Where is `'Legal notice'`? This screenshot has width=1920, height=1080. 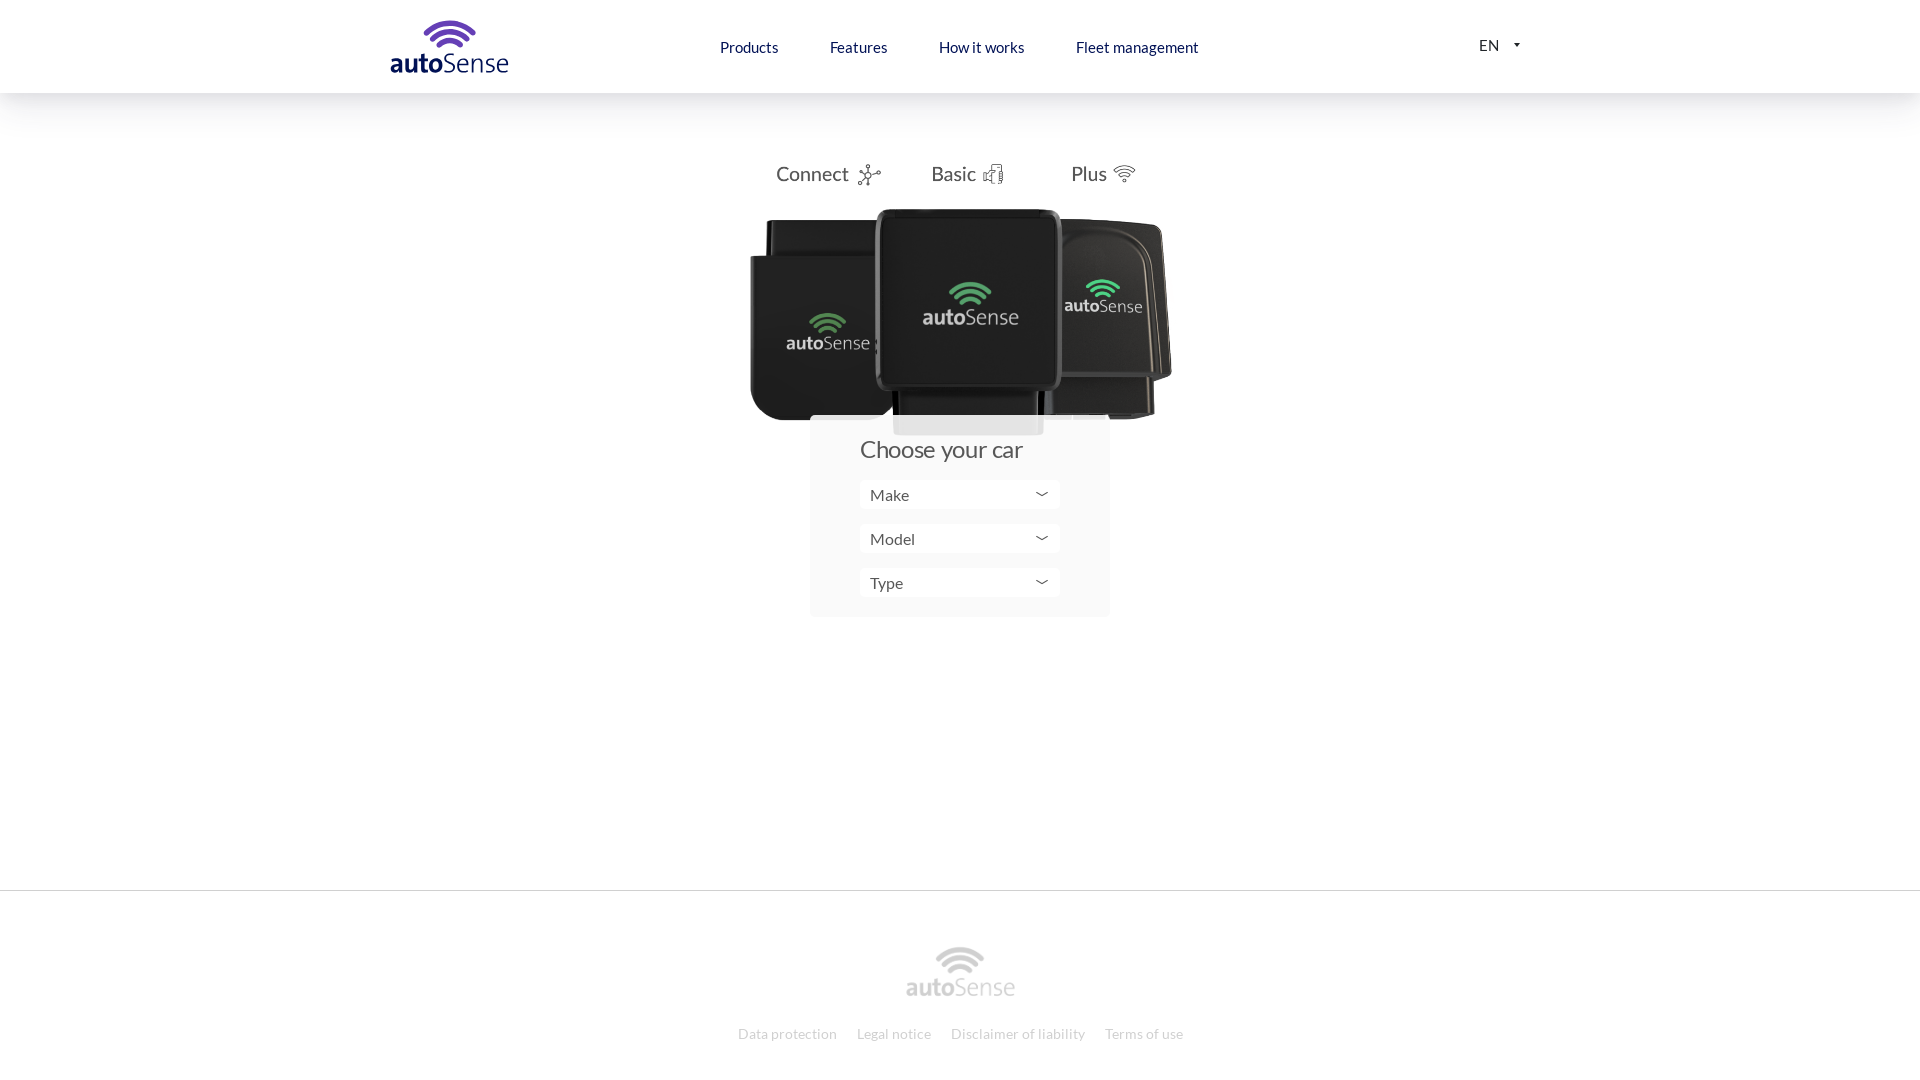 'Legal notice' is located at coordinates (891, 1033).